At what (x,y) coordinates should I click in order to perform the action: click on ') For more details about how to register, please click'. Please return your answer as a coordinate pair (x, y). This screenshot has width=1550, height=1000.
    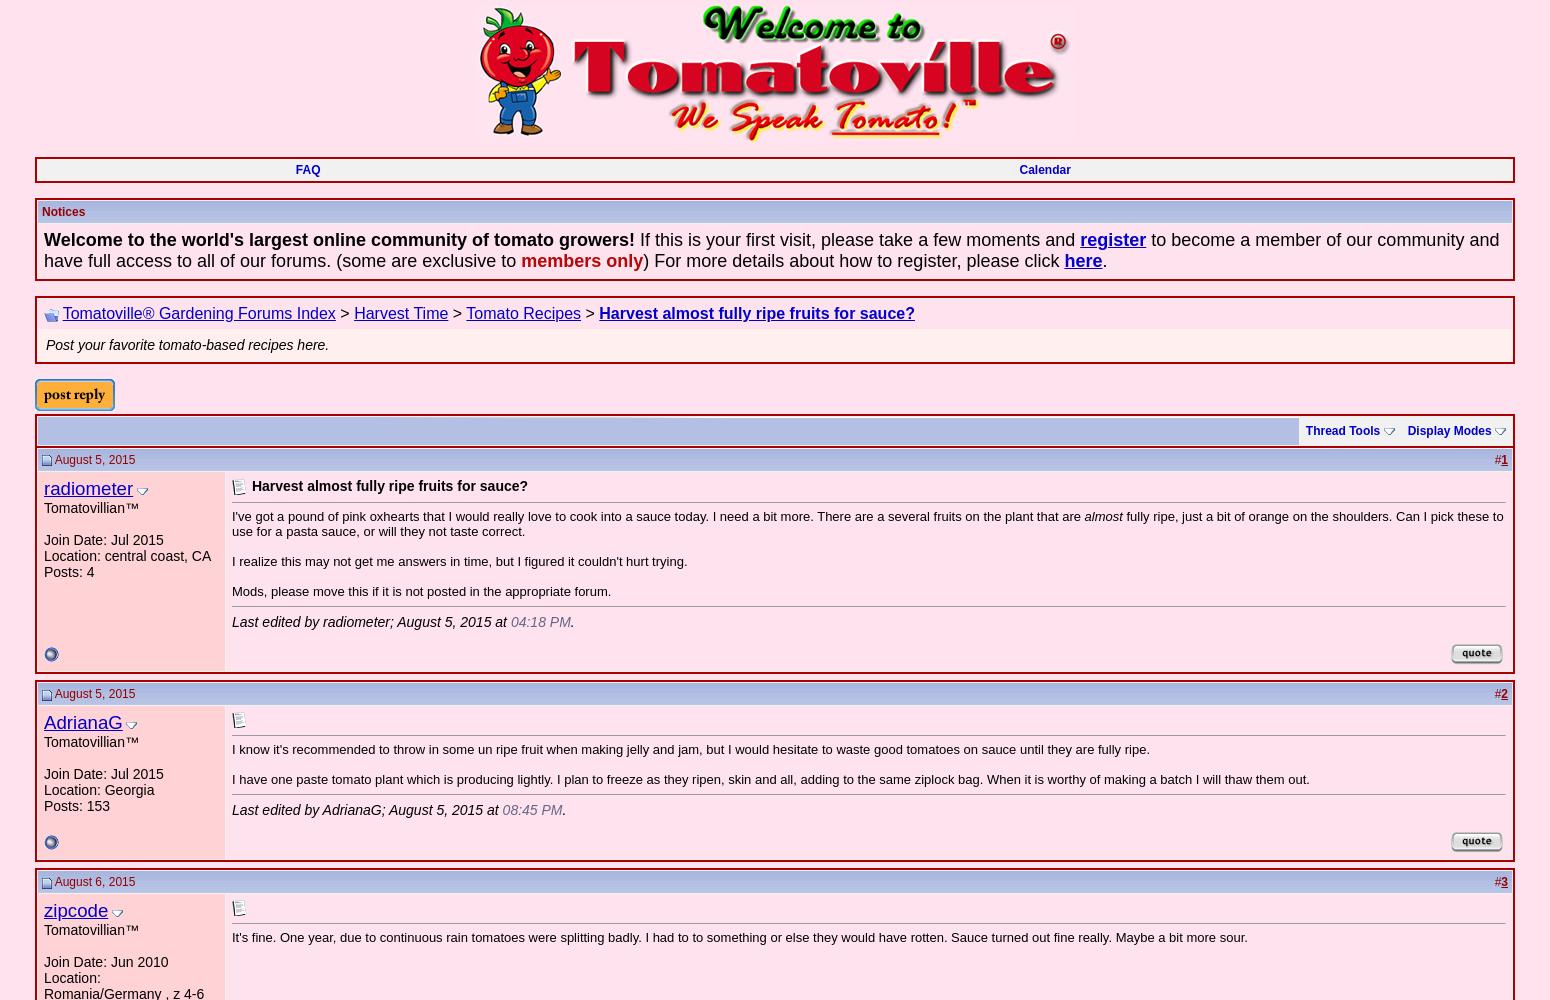
    Looking at the image, I should click on (641, 261).